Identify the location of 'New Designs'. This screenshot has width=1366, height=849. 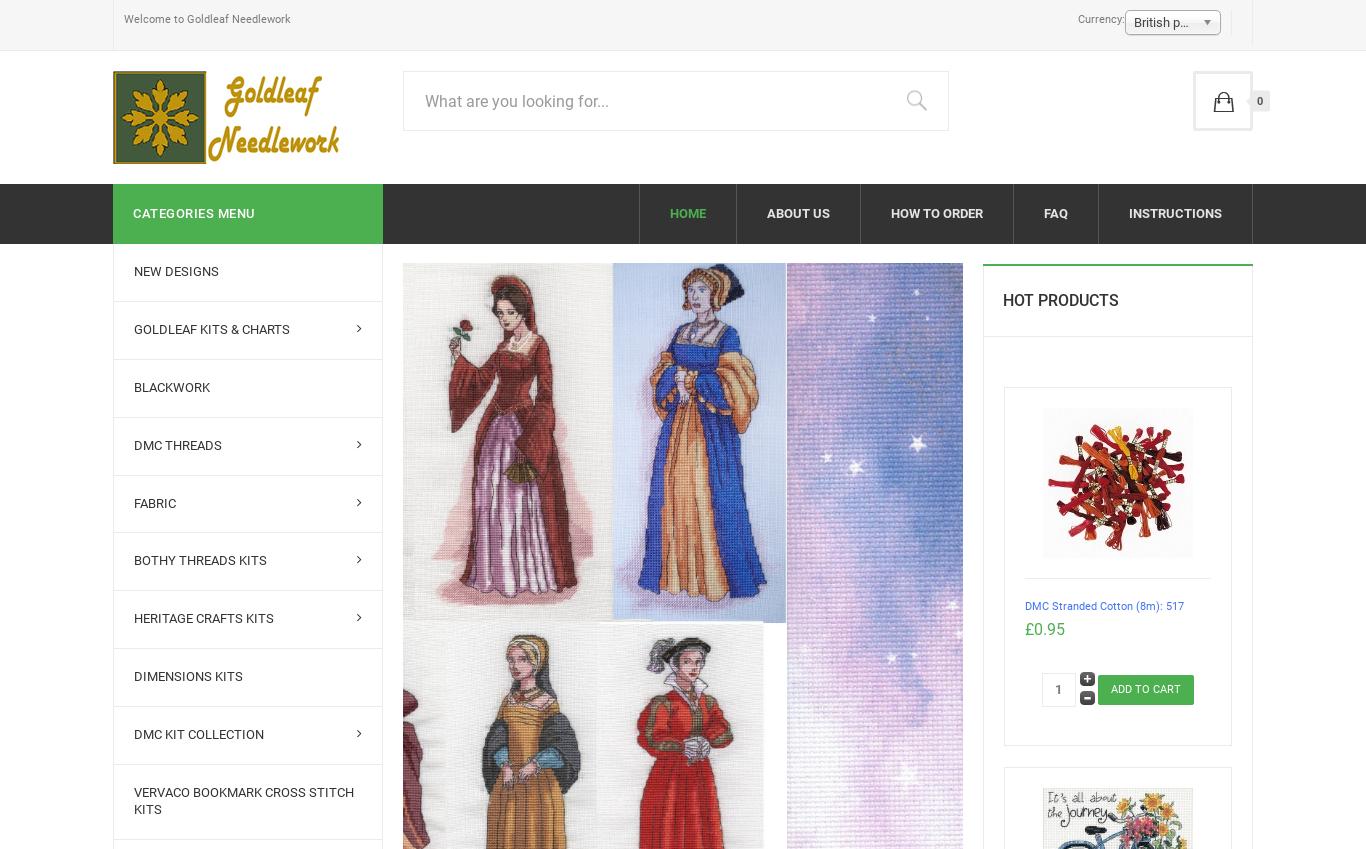
(175, 271).